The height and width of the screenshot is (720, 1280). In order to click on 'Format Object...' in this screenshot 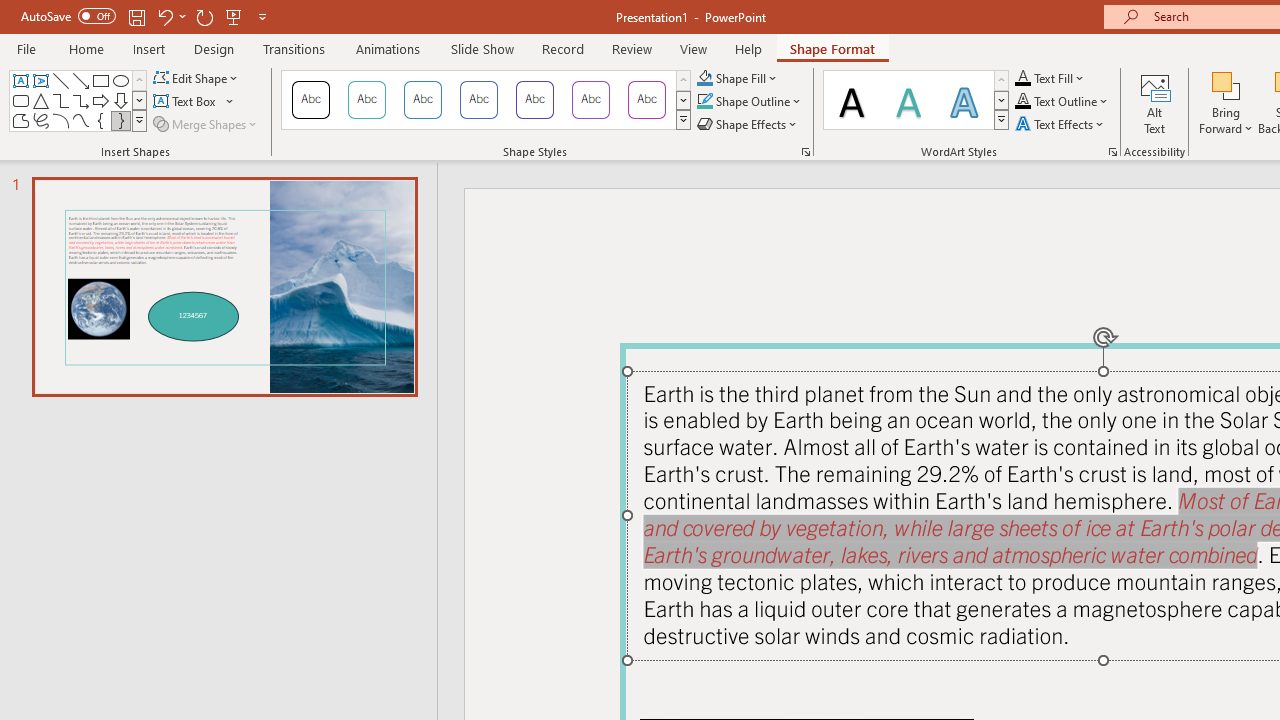, I will do `click(805, 150)`.